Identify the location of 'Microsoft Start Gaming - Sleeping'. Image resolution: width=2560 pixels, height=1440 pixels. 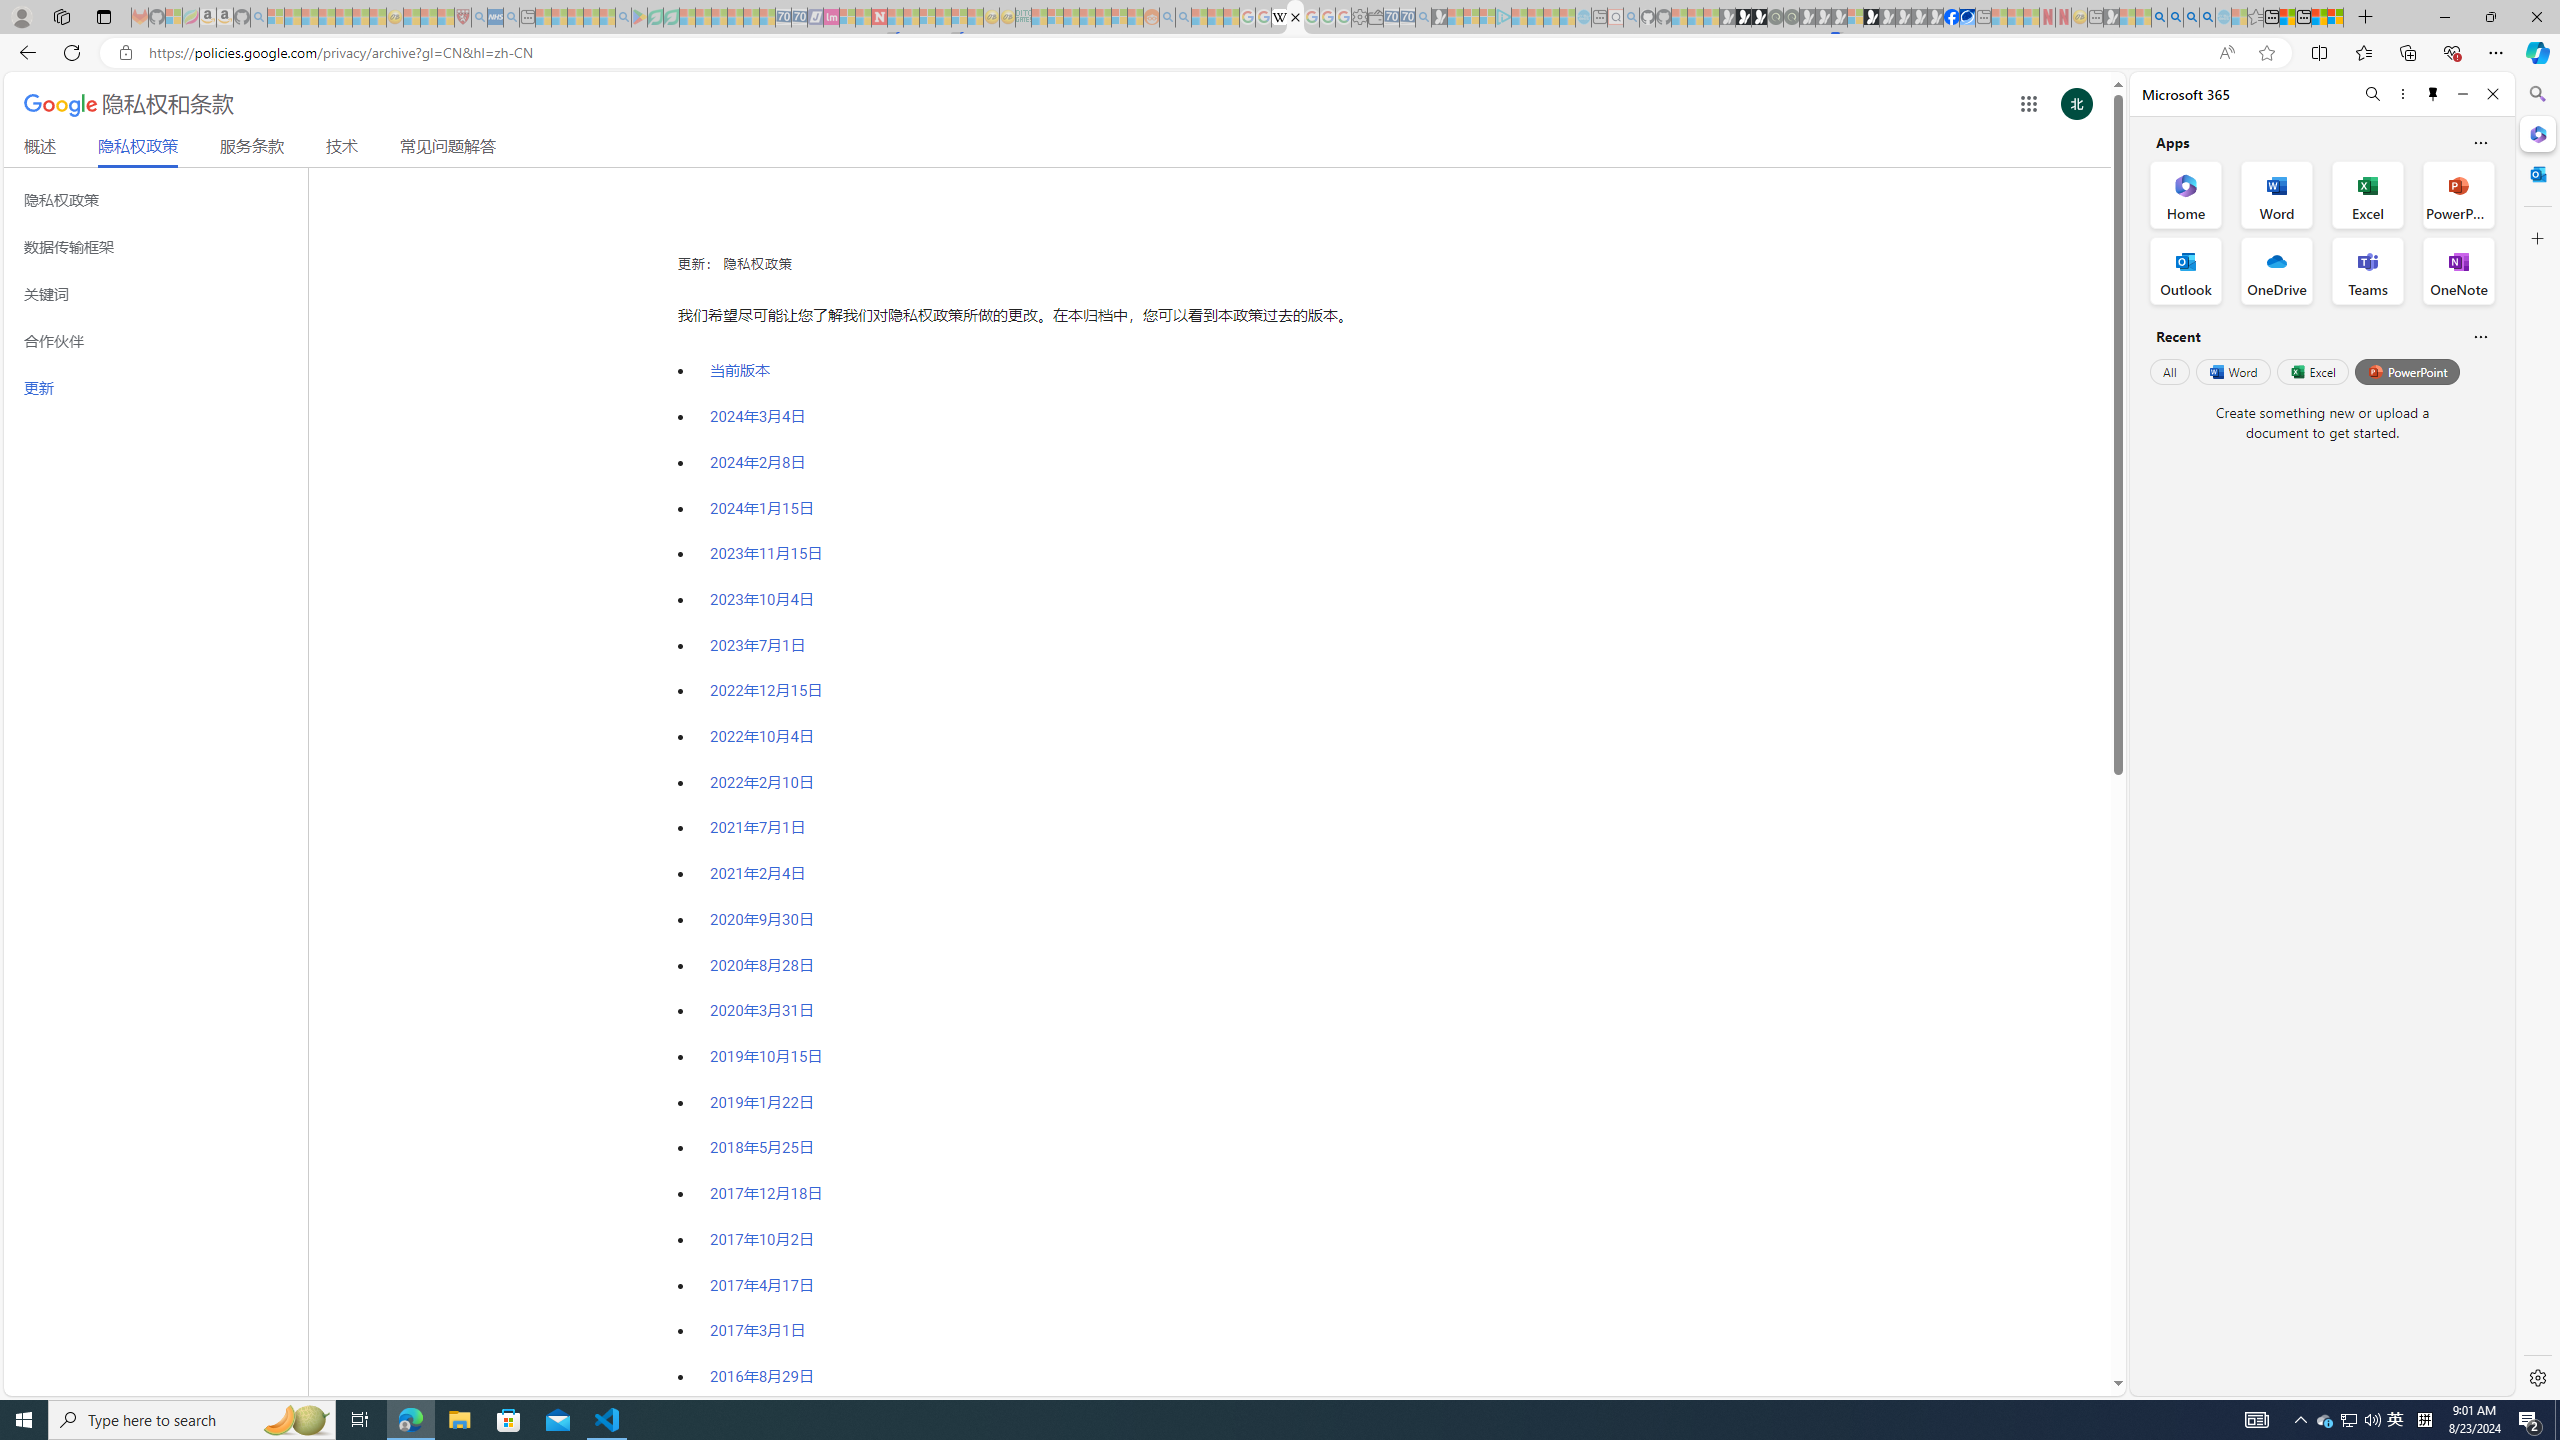
(1439, 16).